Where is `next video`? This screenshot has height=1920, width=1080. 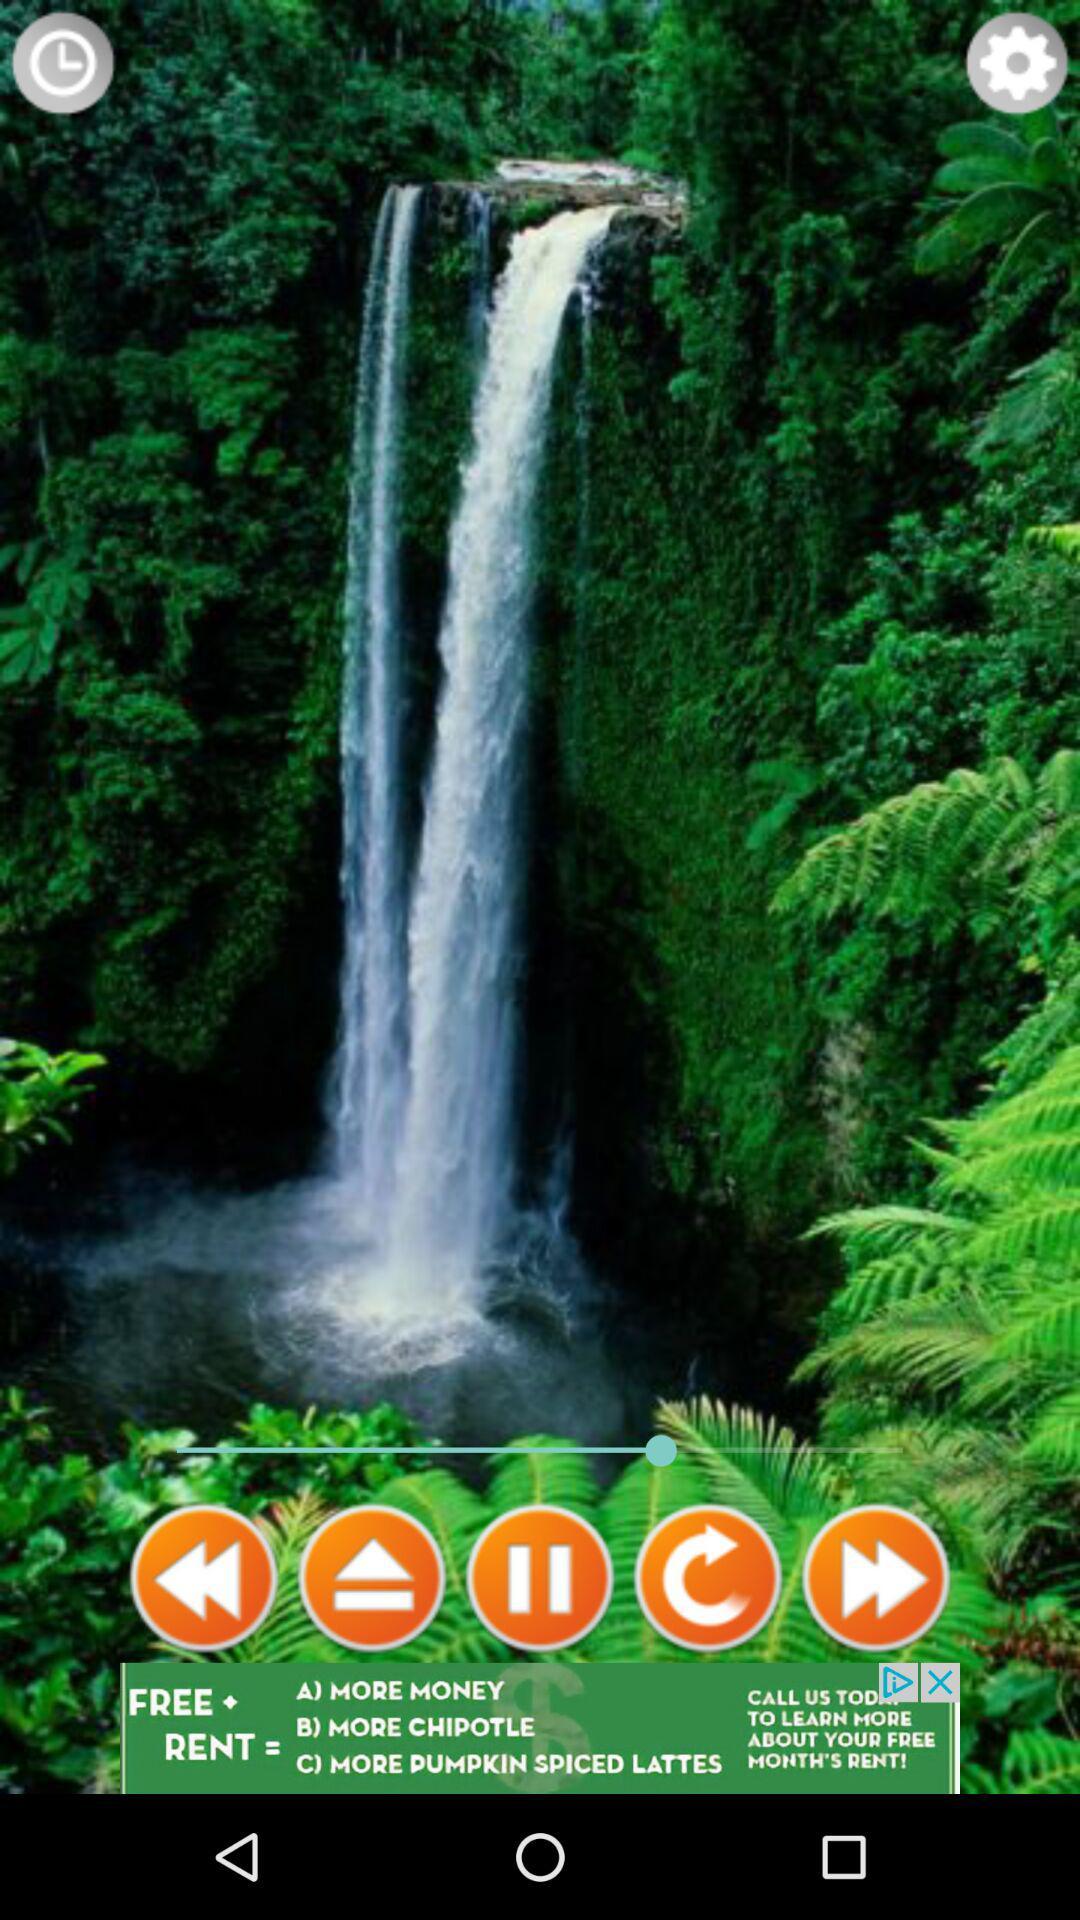 next video is located at coordinates (371, 1577).